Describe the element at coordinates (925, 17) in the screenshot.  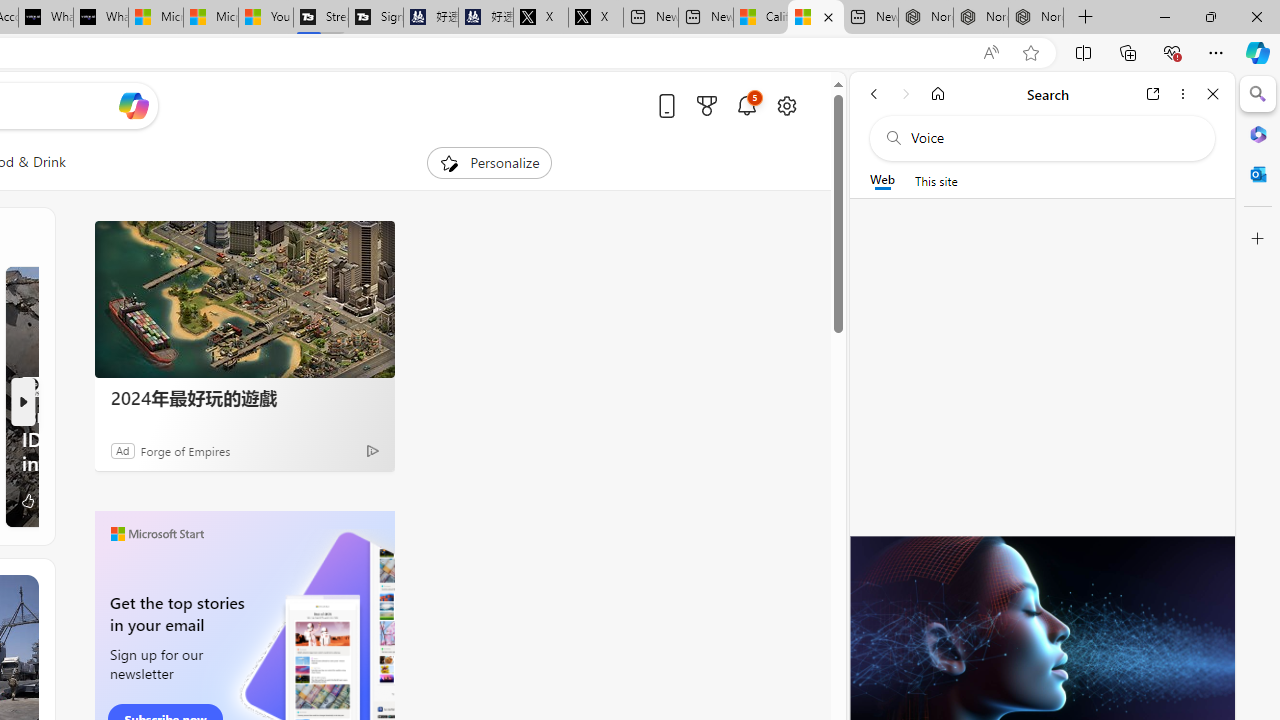
I see `'Nordace - Best Sellers'` at that location.